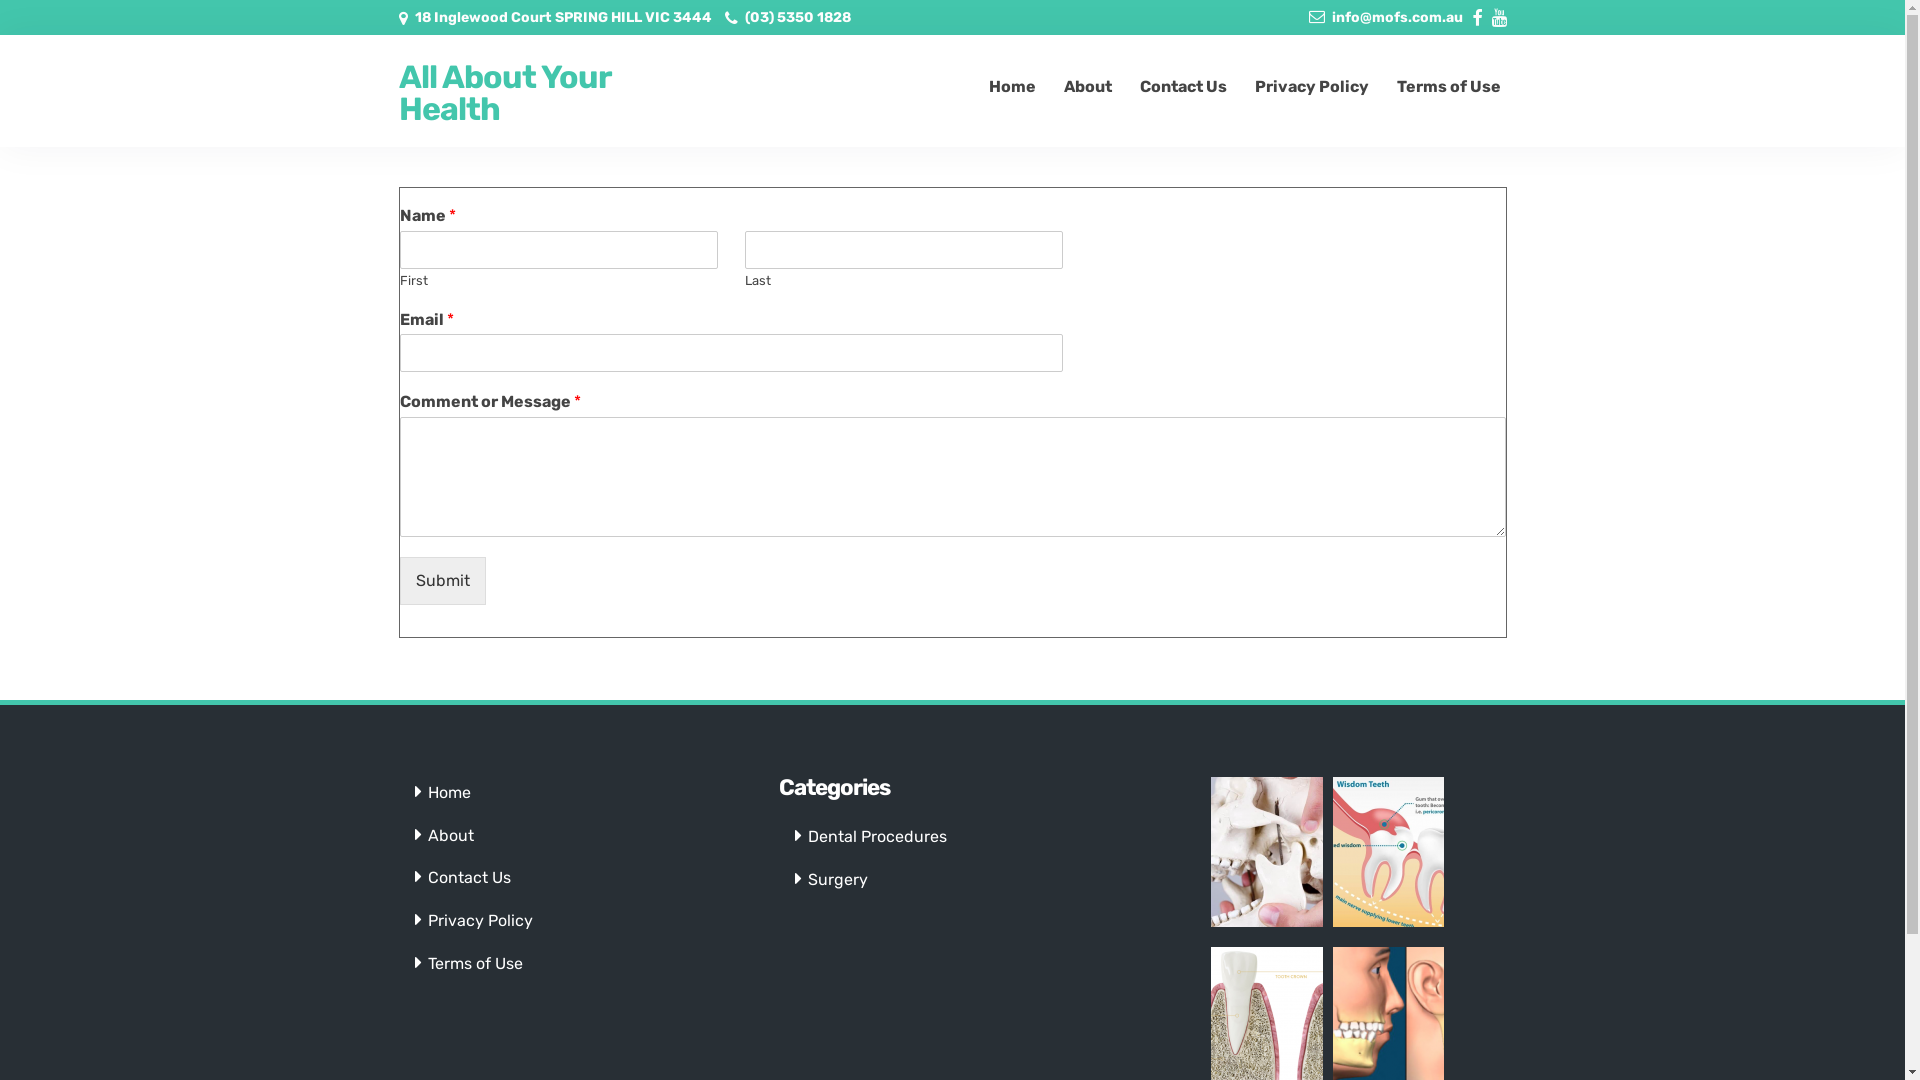  Describe the element at coordinates (480, 920) in the screenshot. I see `'Privacy Policy'` at that location.